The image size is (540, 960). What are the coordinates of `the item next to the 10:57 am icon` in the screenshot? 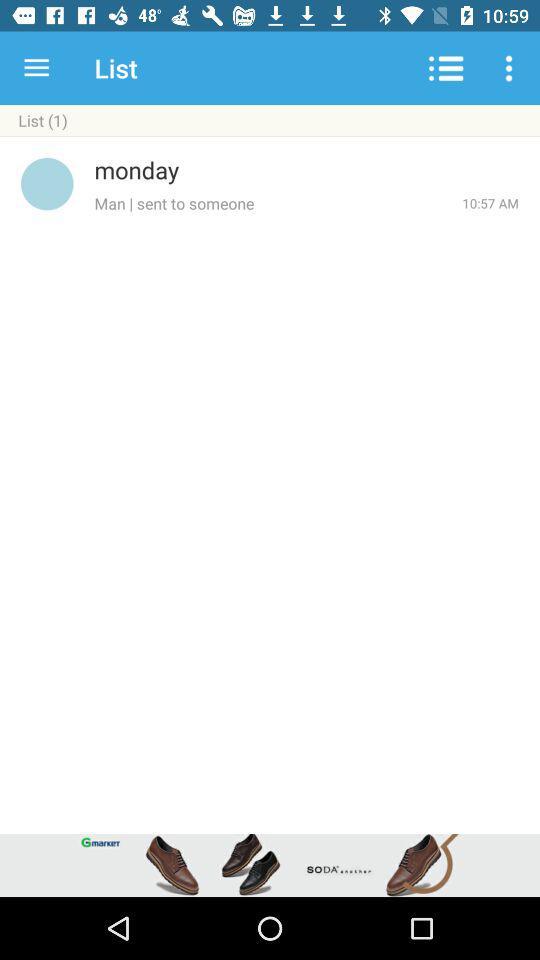 It's located at (277, 203).